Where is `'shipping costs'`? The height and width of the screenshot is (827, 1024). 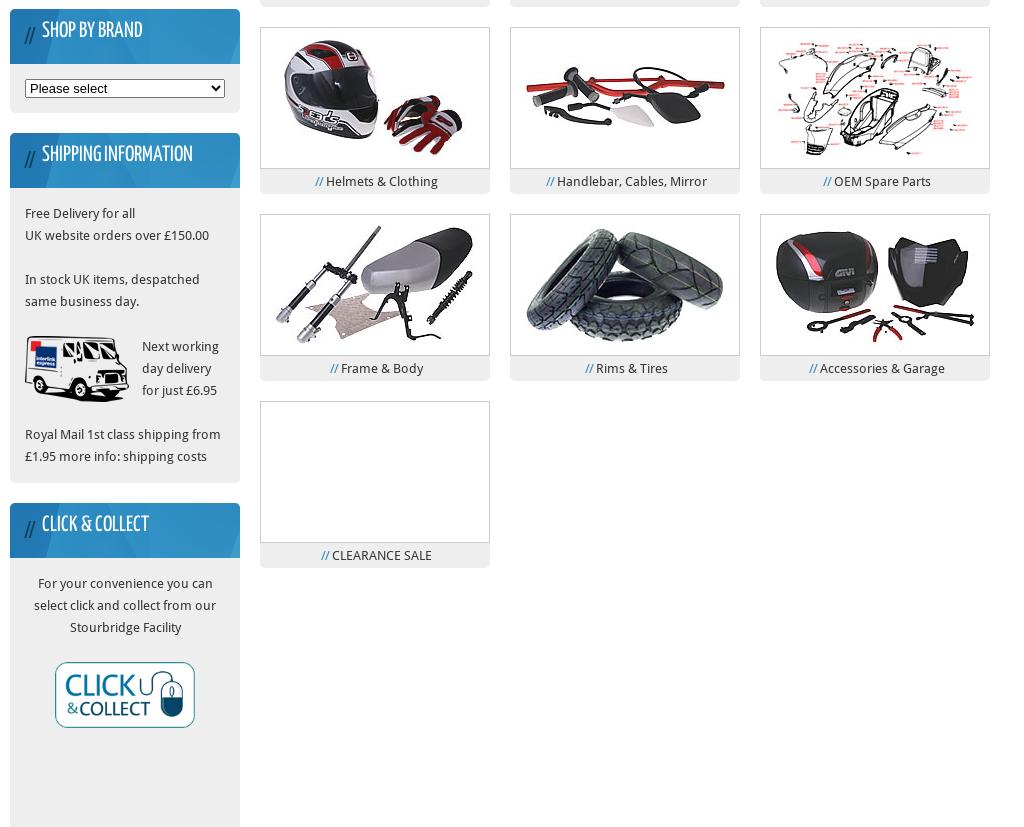
'shipping costs' is located at coordinates (163, 456).